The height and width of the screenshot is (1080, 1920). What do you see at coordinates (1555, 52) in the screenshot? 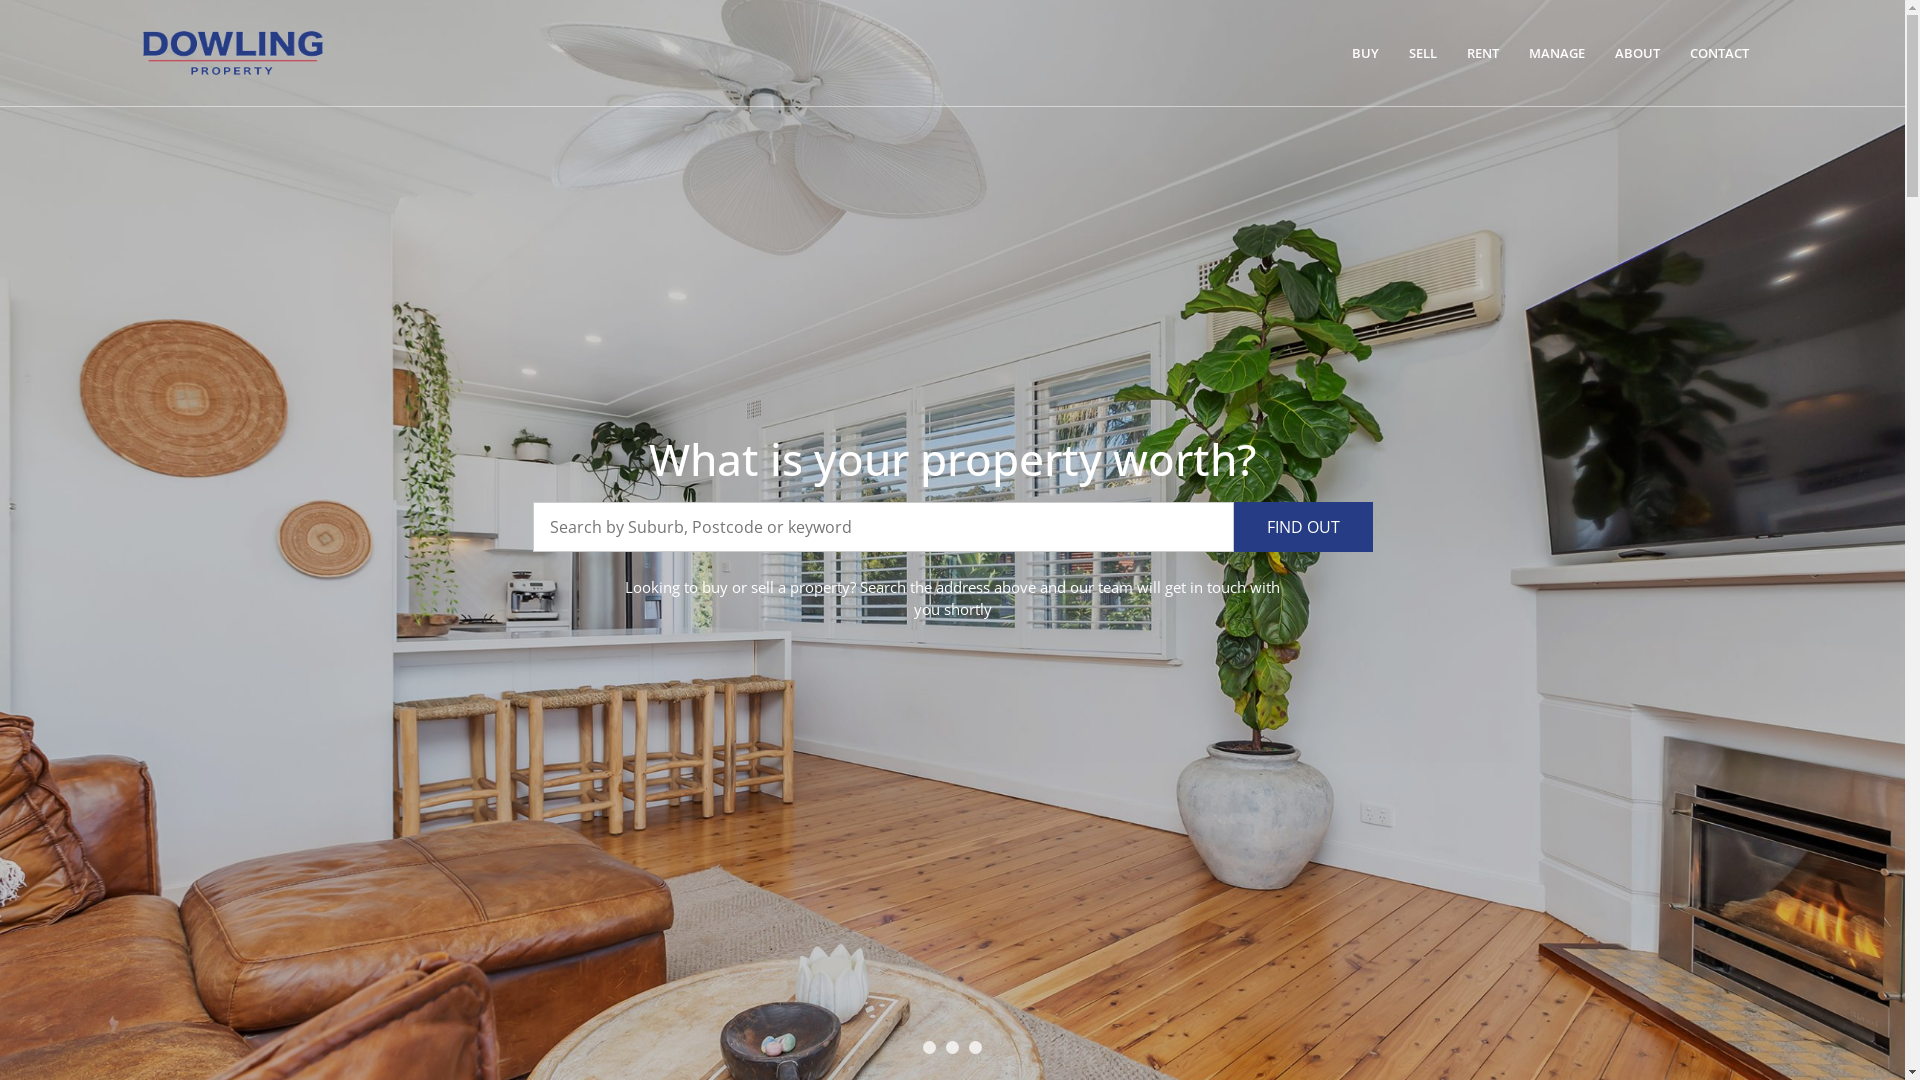
I see `'MANAGE'` at bounding box center [1555, 52].